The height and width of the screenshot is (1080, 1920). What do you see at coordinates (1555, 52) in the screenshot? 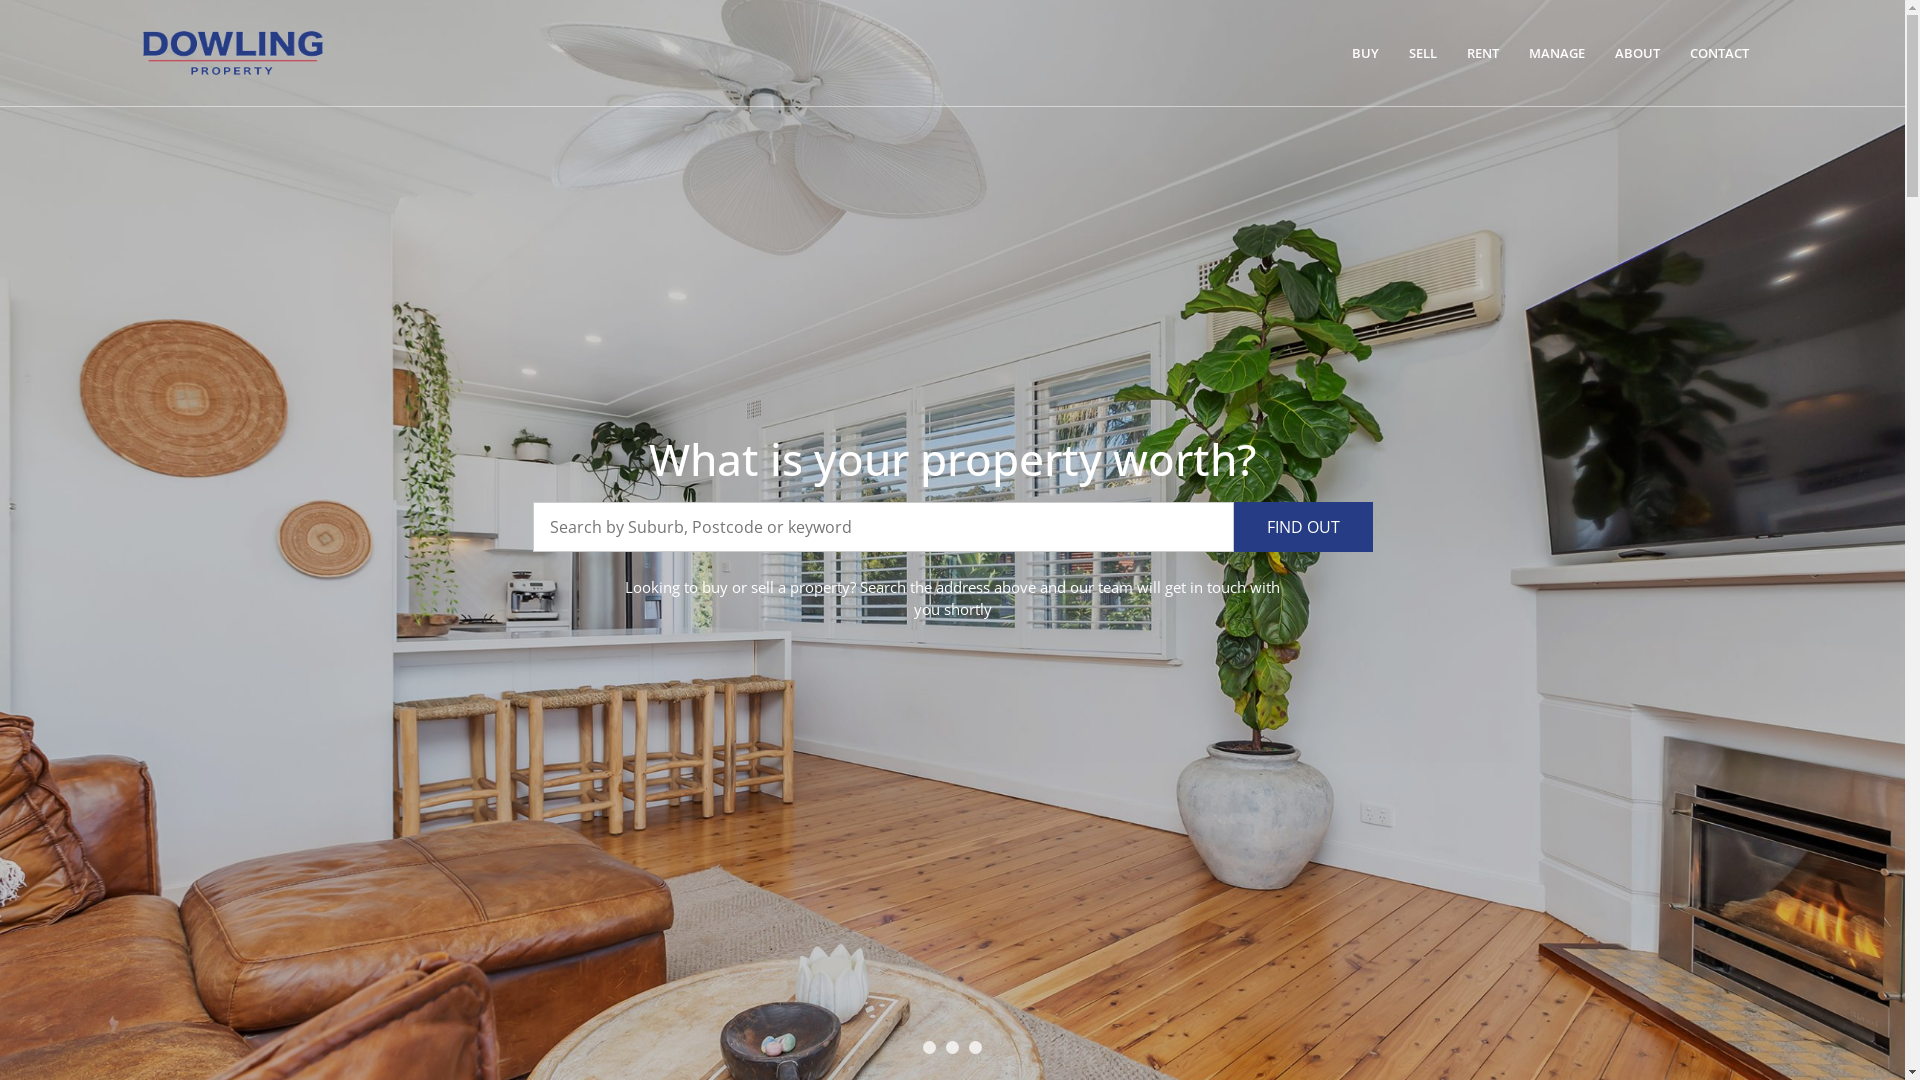
I see `'MANAGE'` at bounding box center [1555, 52].